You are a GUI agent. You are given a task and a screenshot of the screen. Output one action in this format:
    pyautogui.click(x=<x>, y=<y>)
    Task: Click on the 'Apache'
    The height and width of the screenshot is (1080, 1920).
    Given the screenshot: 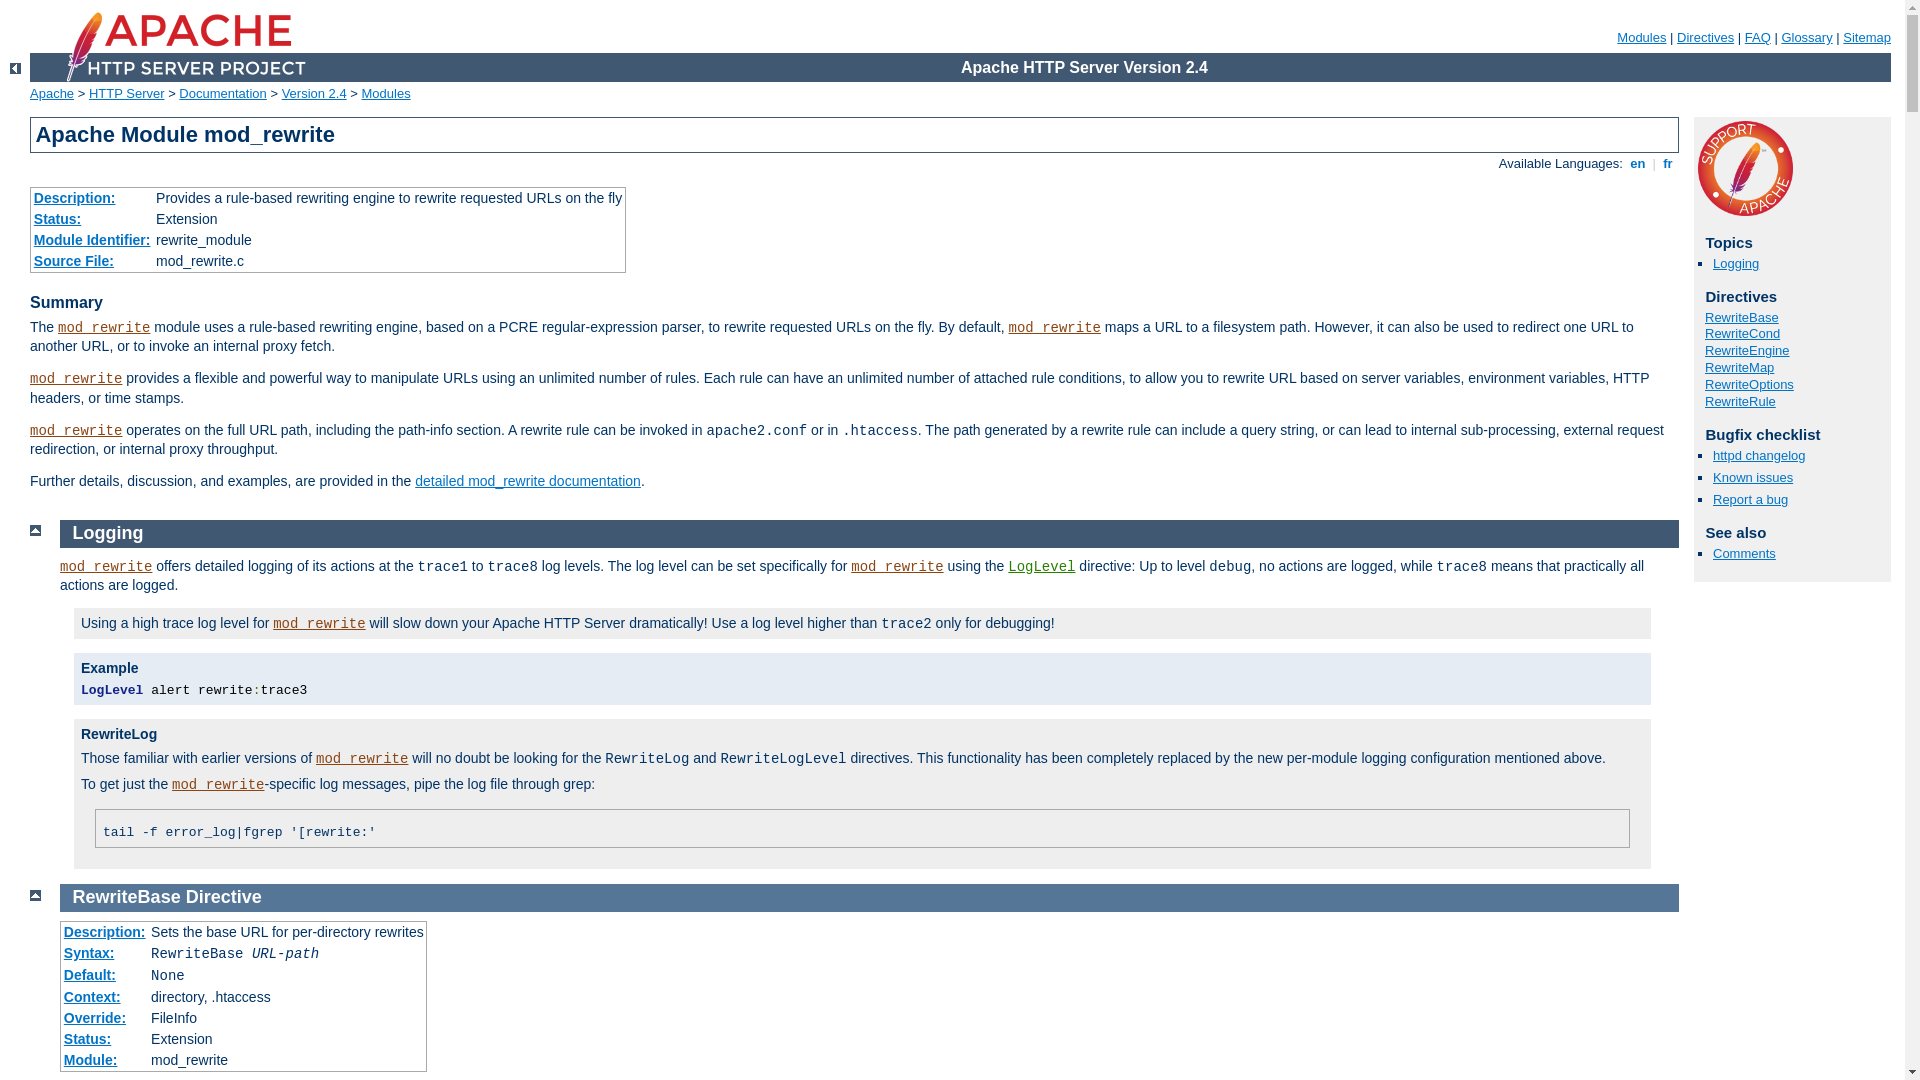 What is the action you would take?
    pyautogui.click(x=52, y=93)
    